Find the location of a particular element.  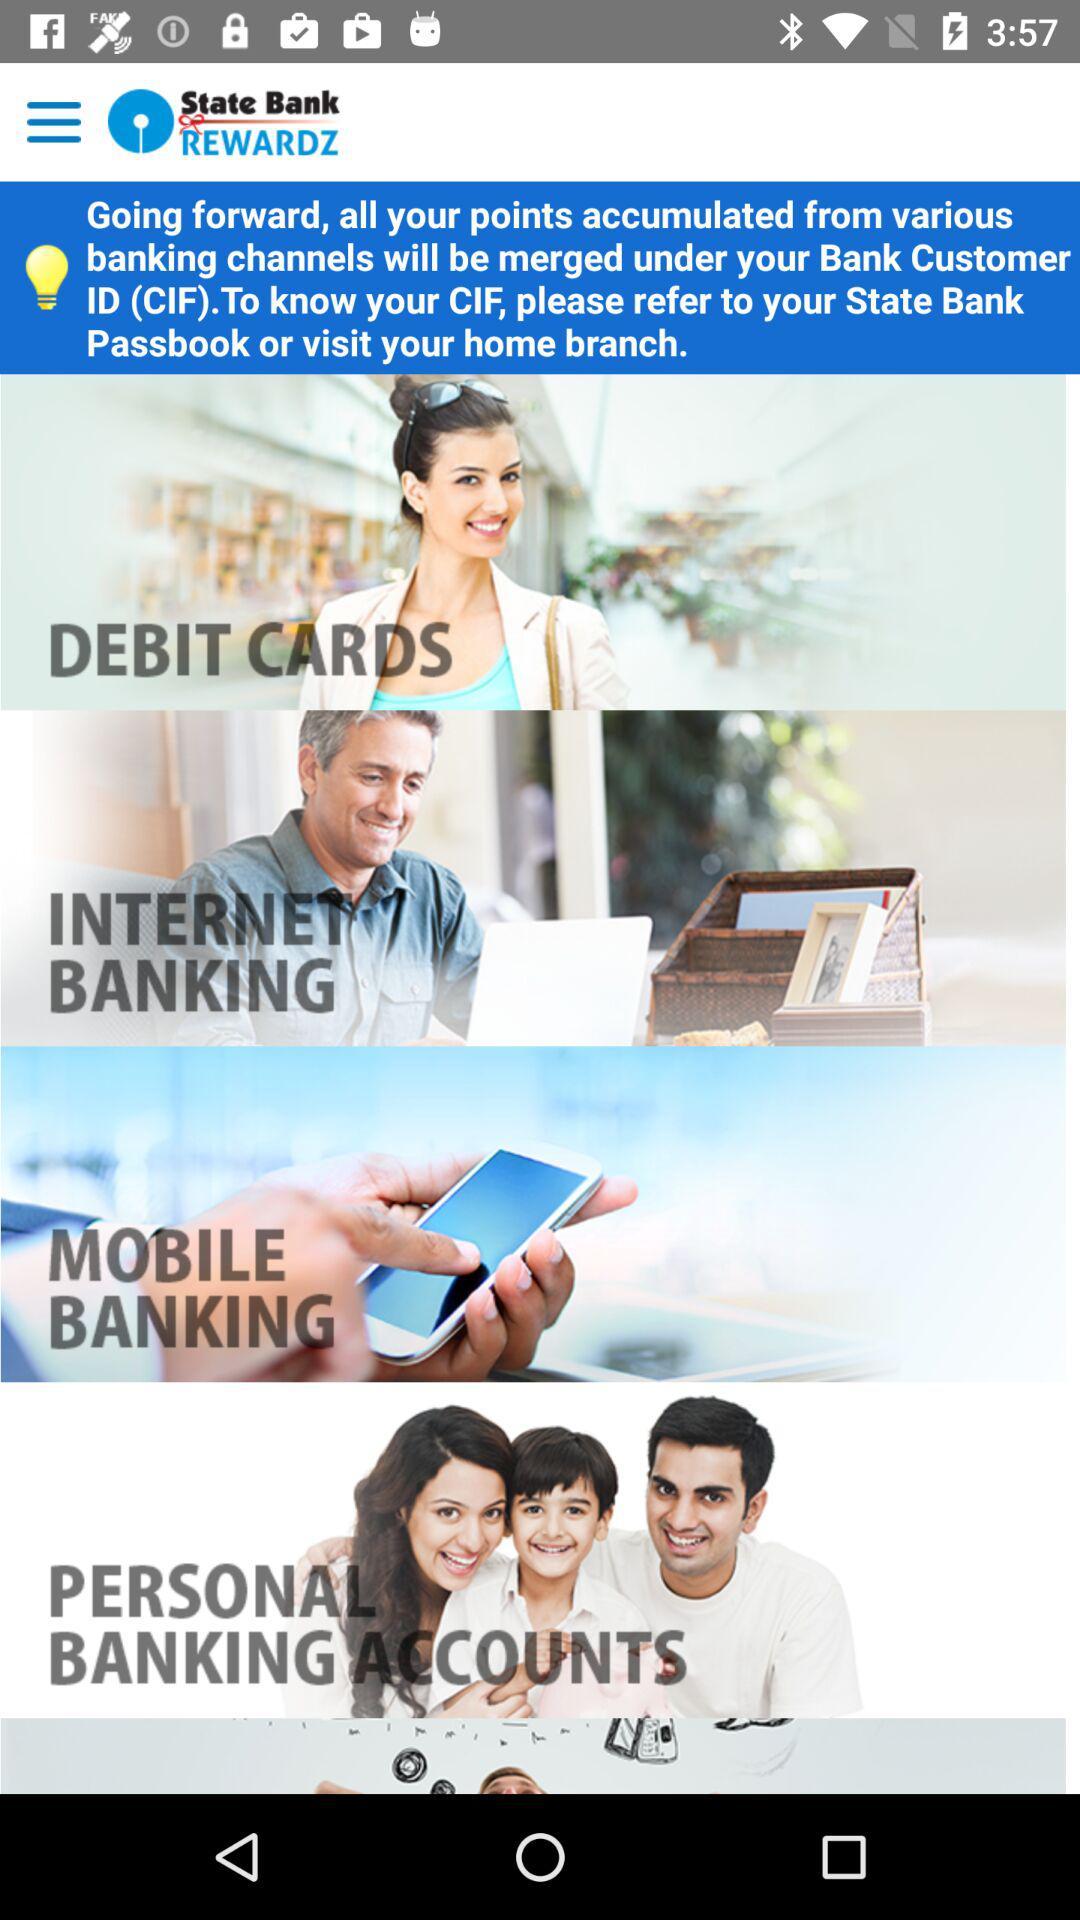

show options is located at coordinates (53, 121).